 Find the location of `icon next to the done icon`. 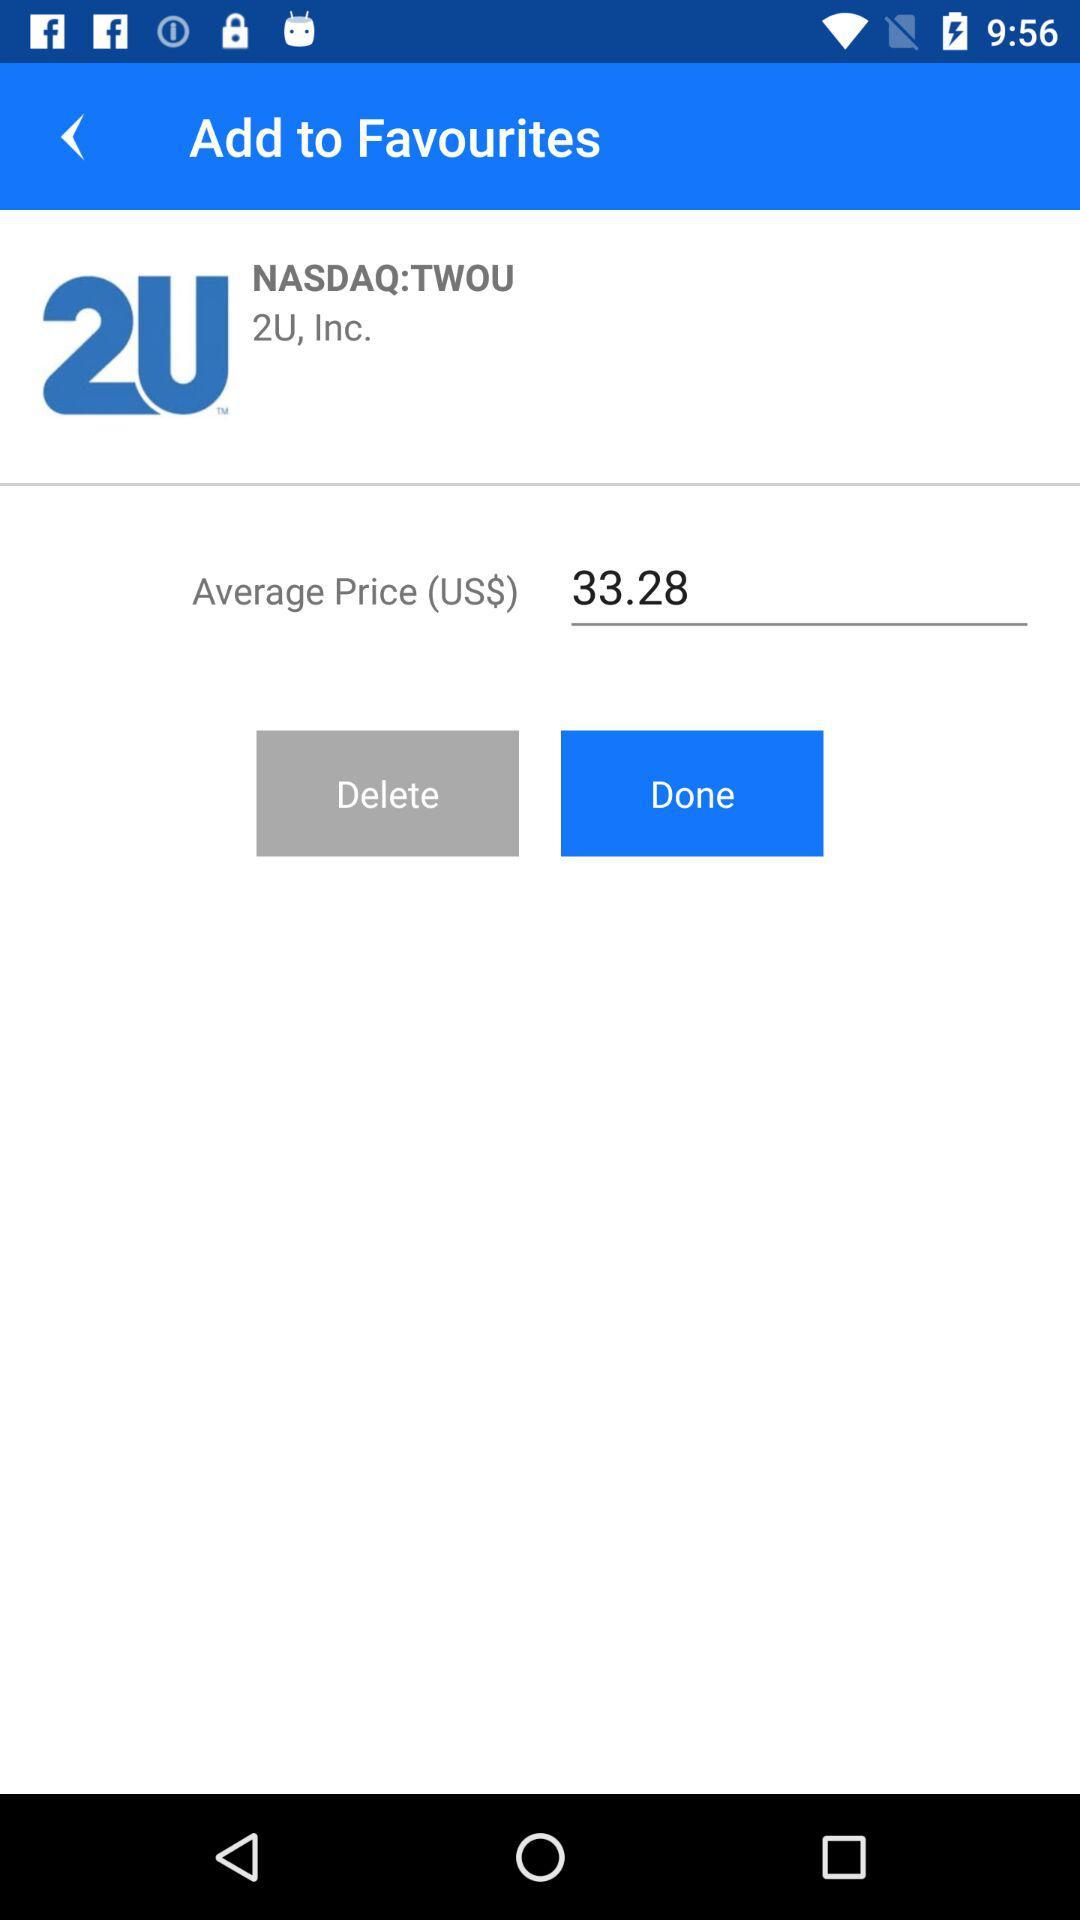

icon next to the done icon is located at coordinates (387, 792).